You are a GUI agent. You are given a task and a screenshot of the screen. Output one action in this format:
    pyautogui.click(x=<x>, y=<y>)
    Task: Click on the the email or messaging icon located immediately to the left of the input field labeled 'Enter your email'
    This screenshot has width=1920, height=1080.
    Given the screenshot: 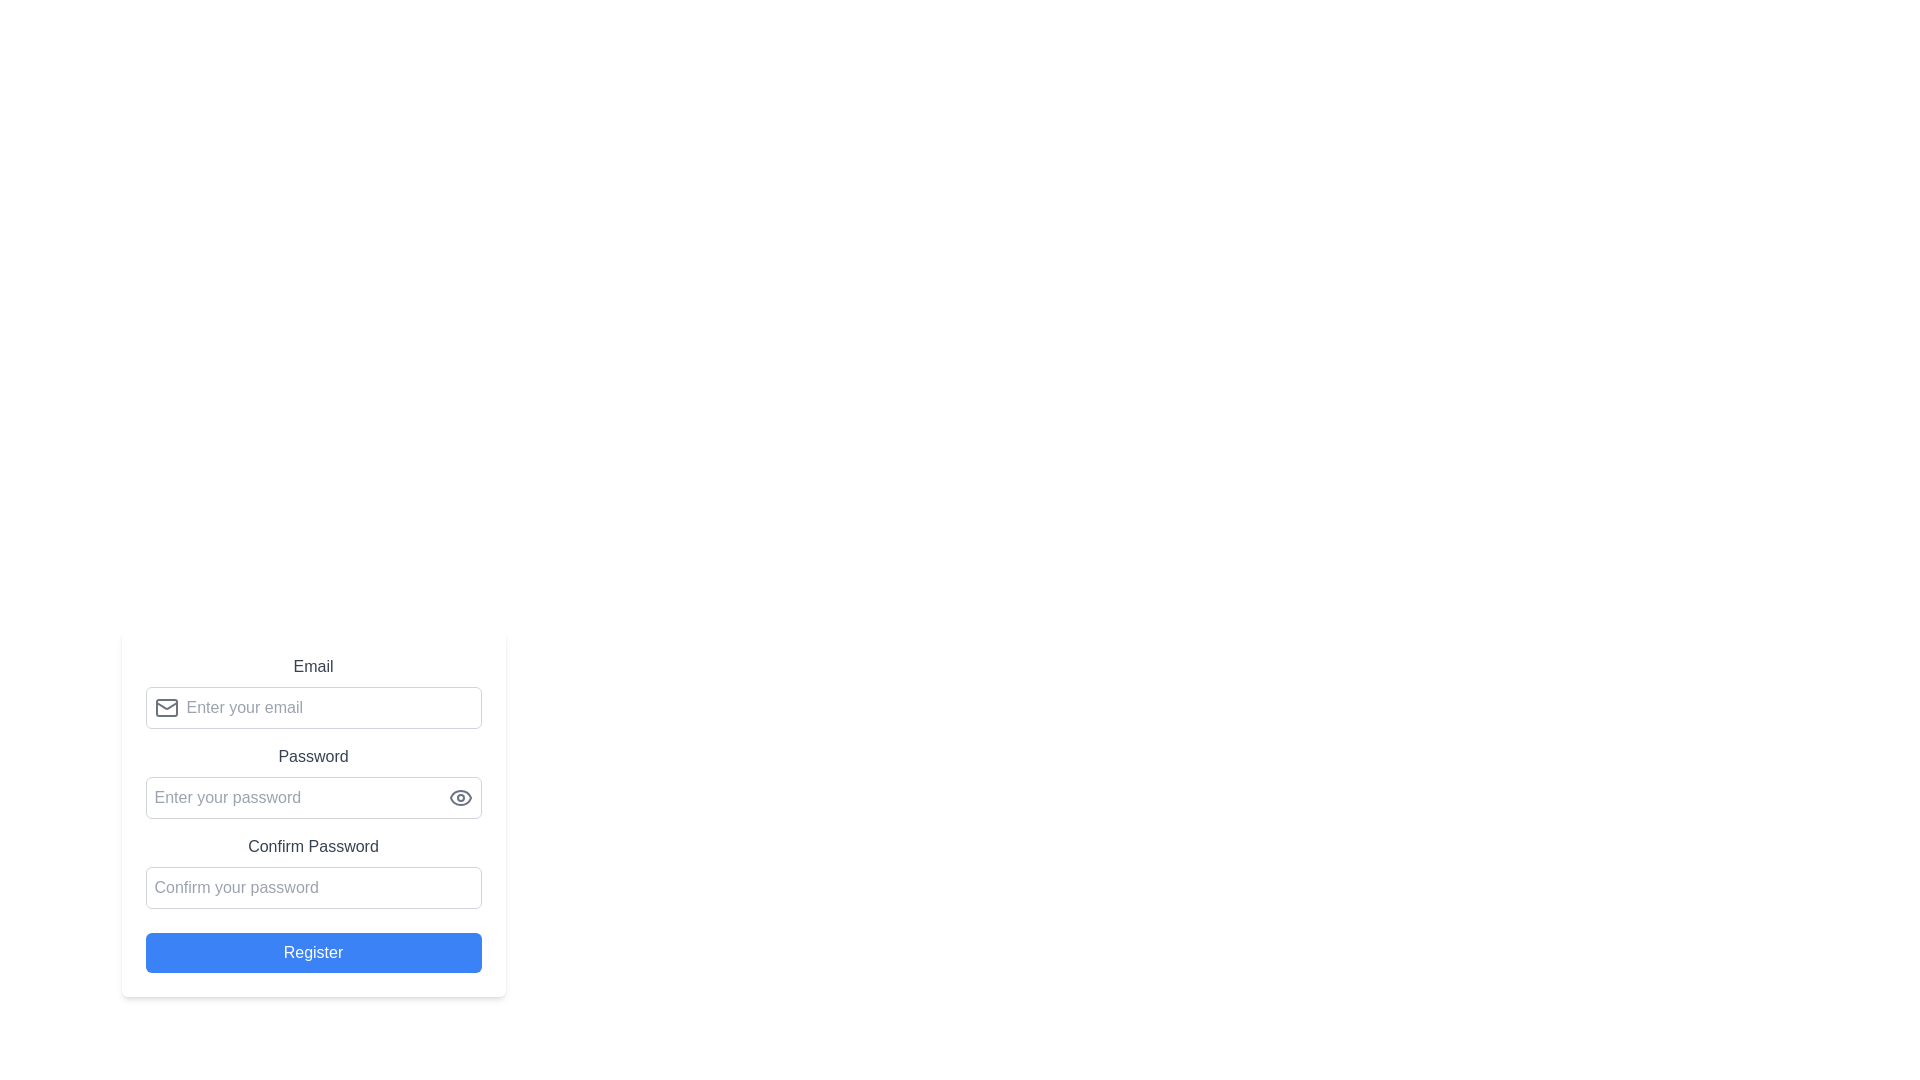 What is the action you would take?
    pyautogui.click(x=166, y=707)
    